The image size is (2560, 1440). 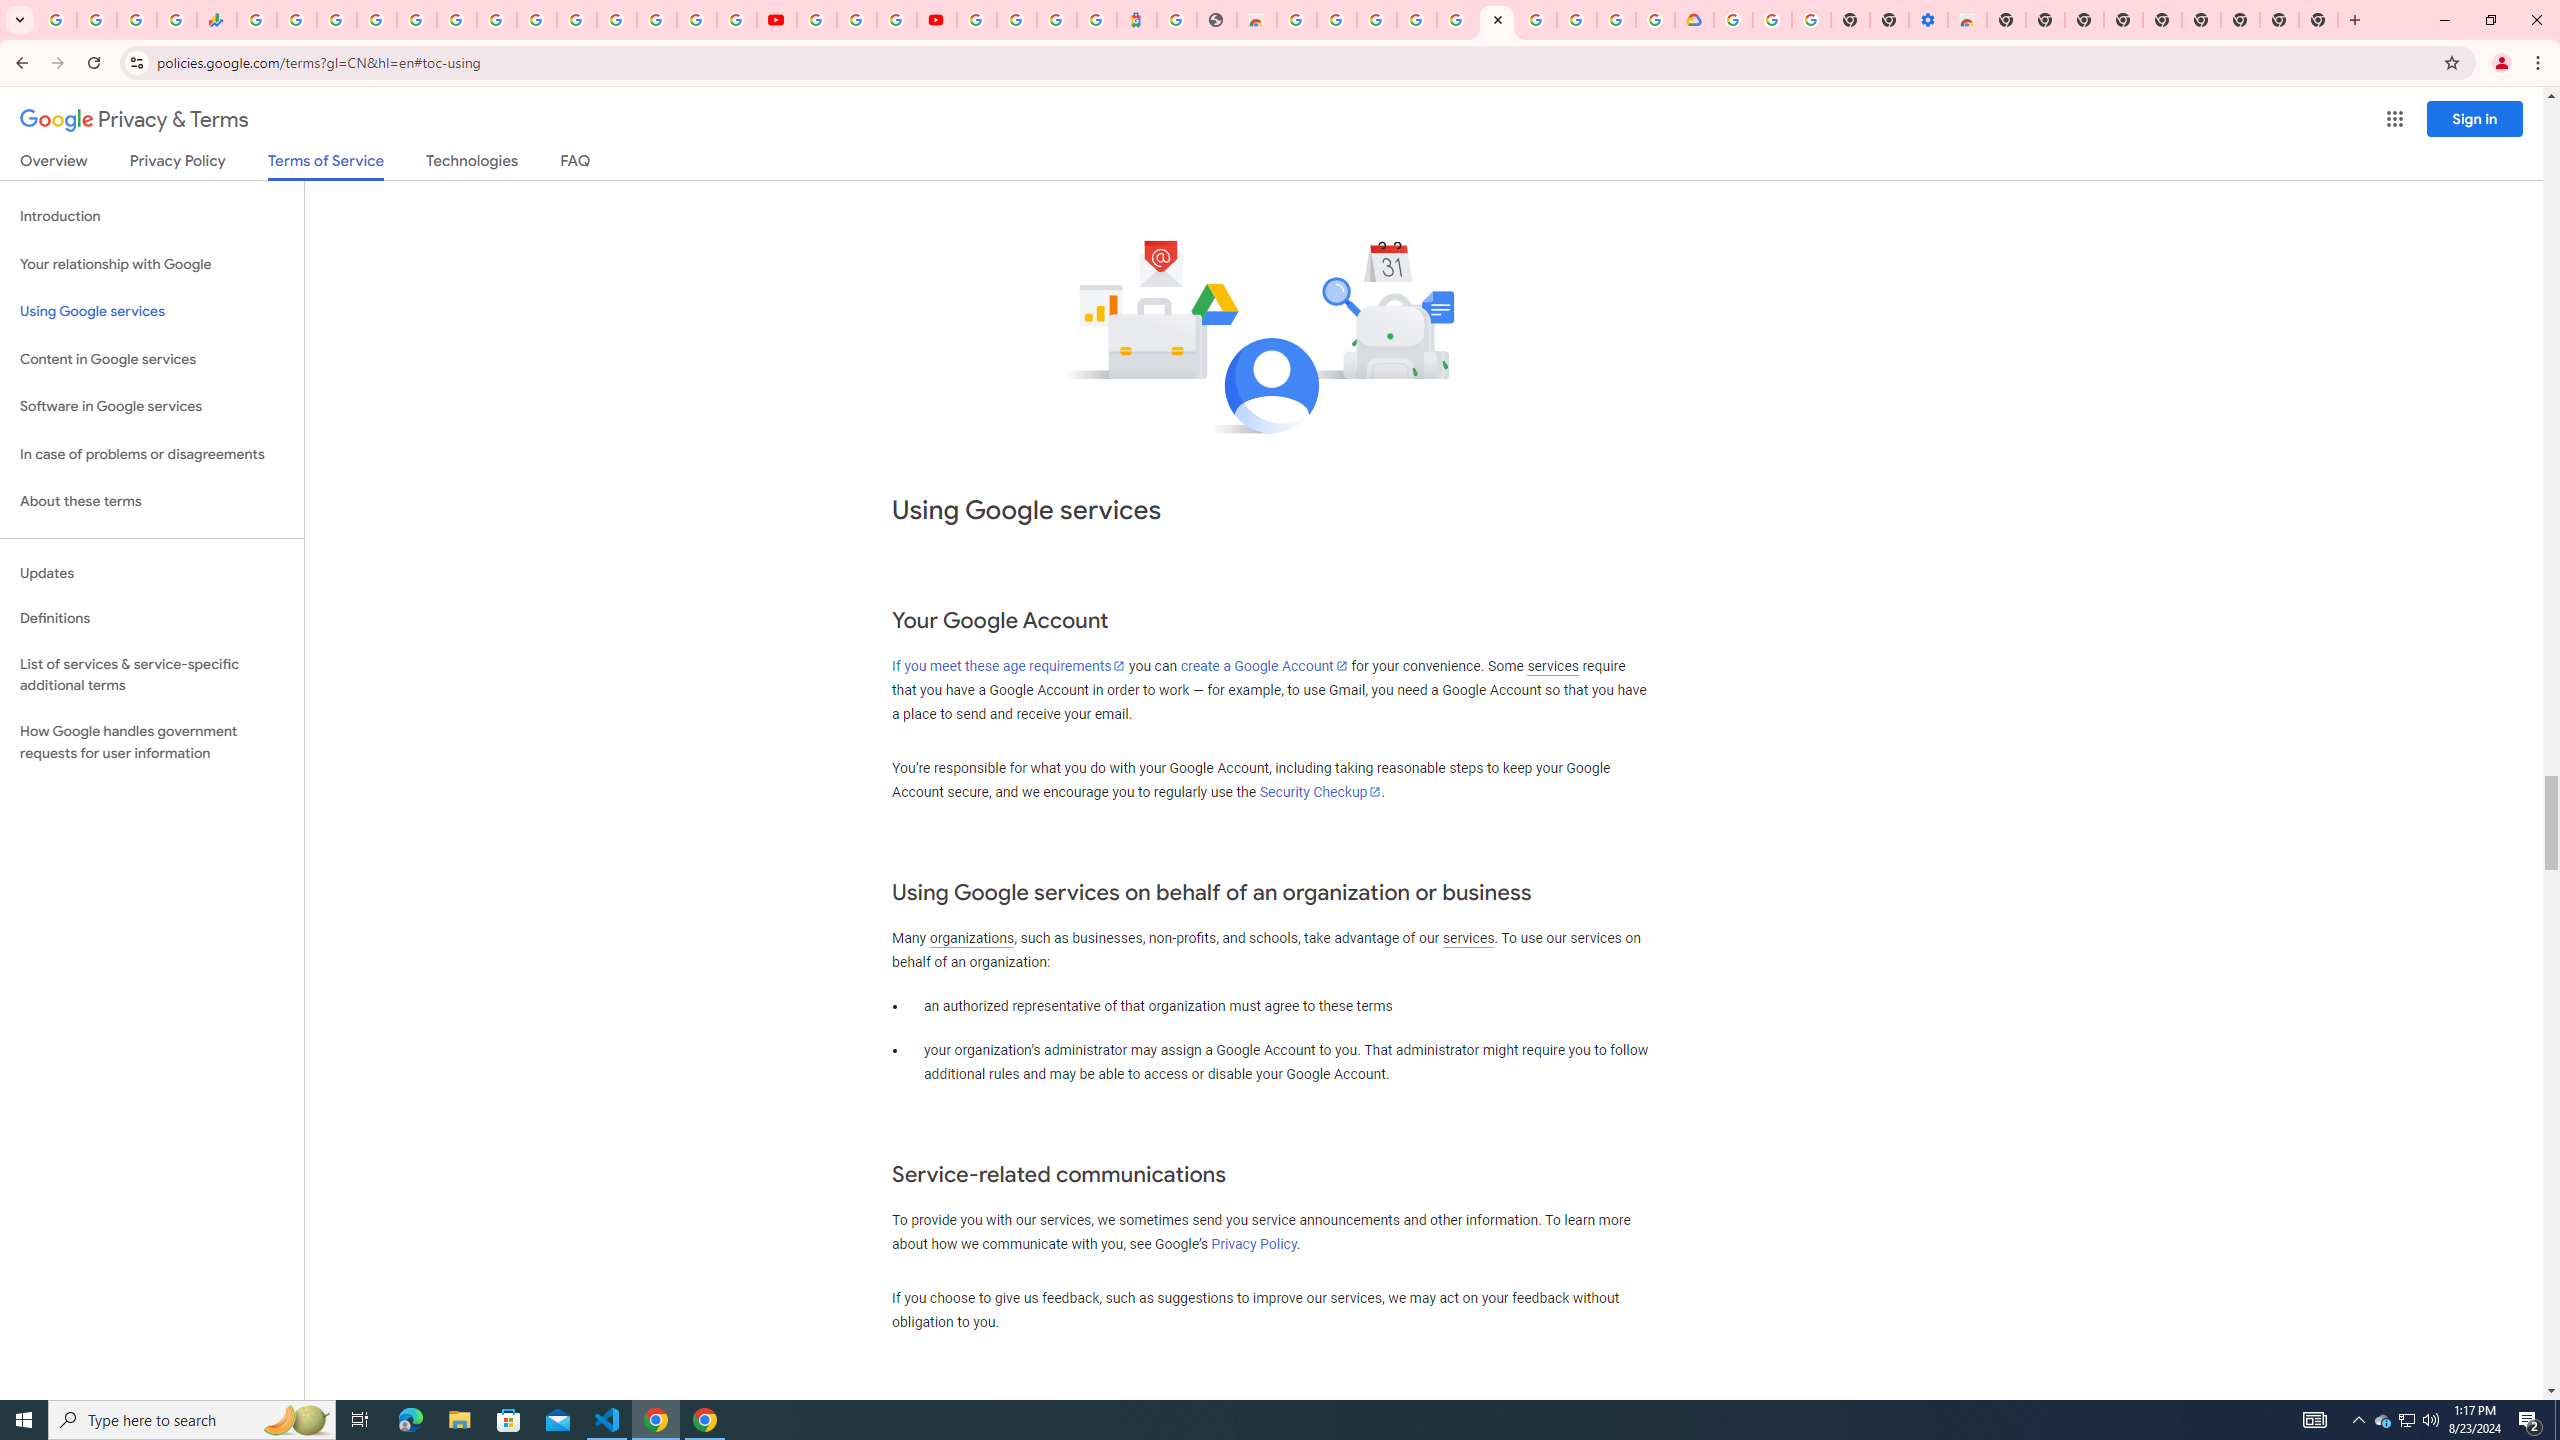 What do you see at coordinates (1007, 666) in the screenshot?
I see `'If you meet these age requirements'` at bounding box center [1007, 666].